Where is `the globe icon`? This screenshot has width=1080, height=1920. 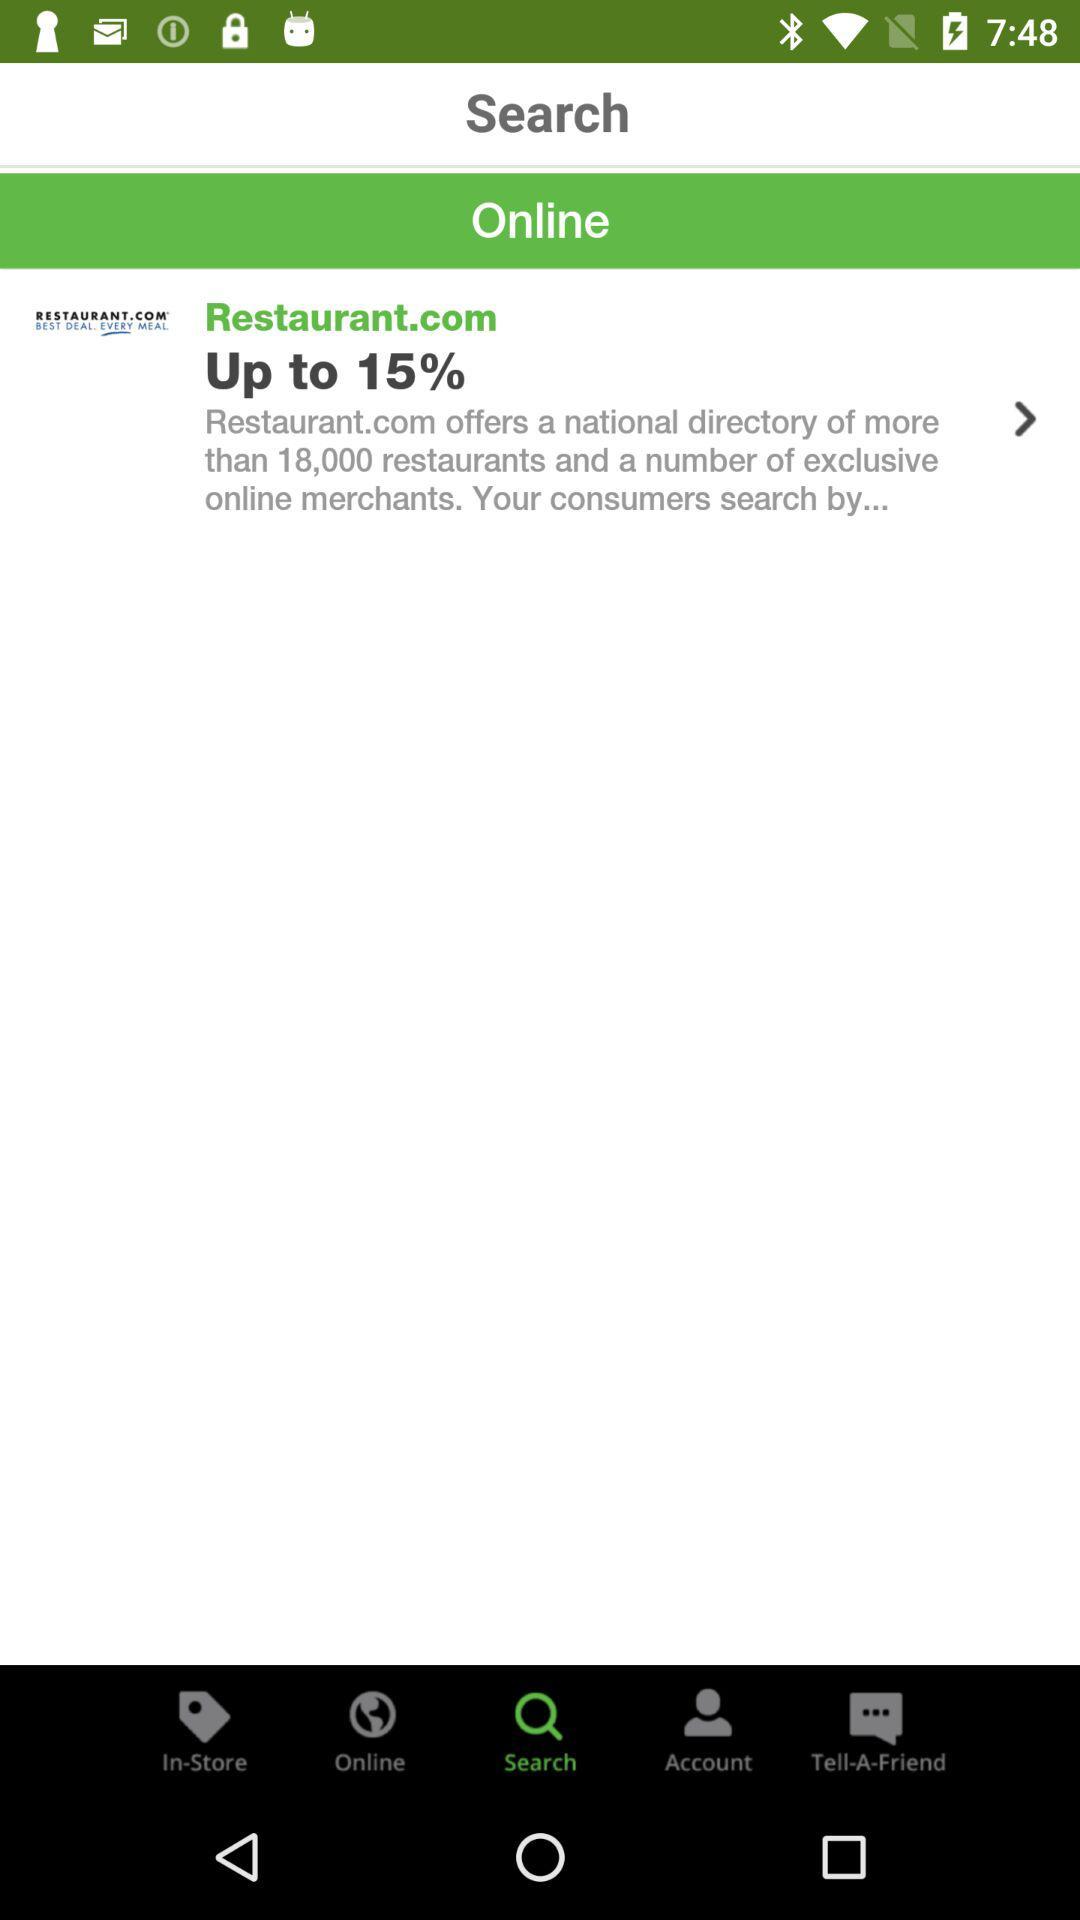
the globe icon is located at coordinates (371, 1728).